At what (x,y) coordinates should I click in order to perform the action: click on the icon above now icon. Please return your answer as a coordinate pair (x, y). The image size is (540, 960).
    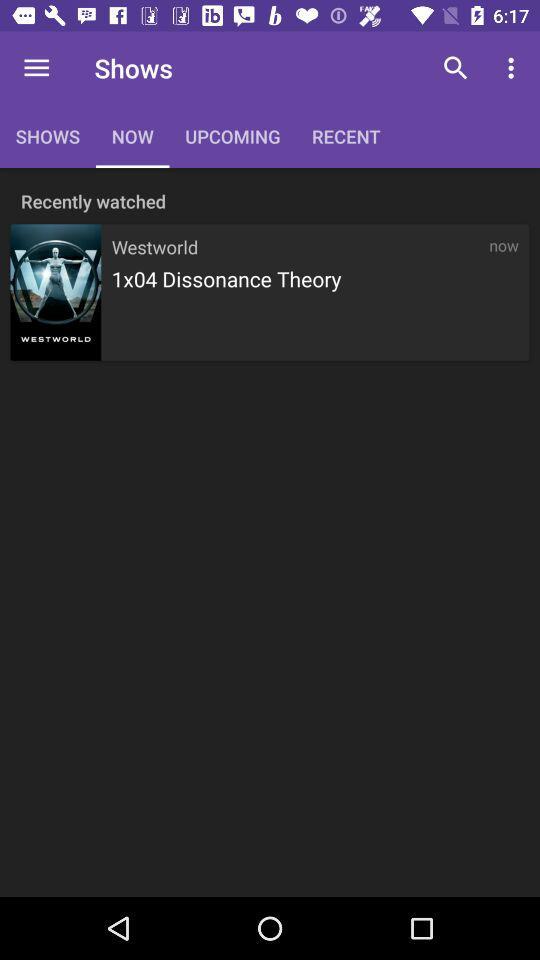
    Looking at the image, I should click on (455, 68).